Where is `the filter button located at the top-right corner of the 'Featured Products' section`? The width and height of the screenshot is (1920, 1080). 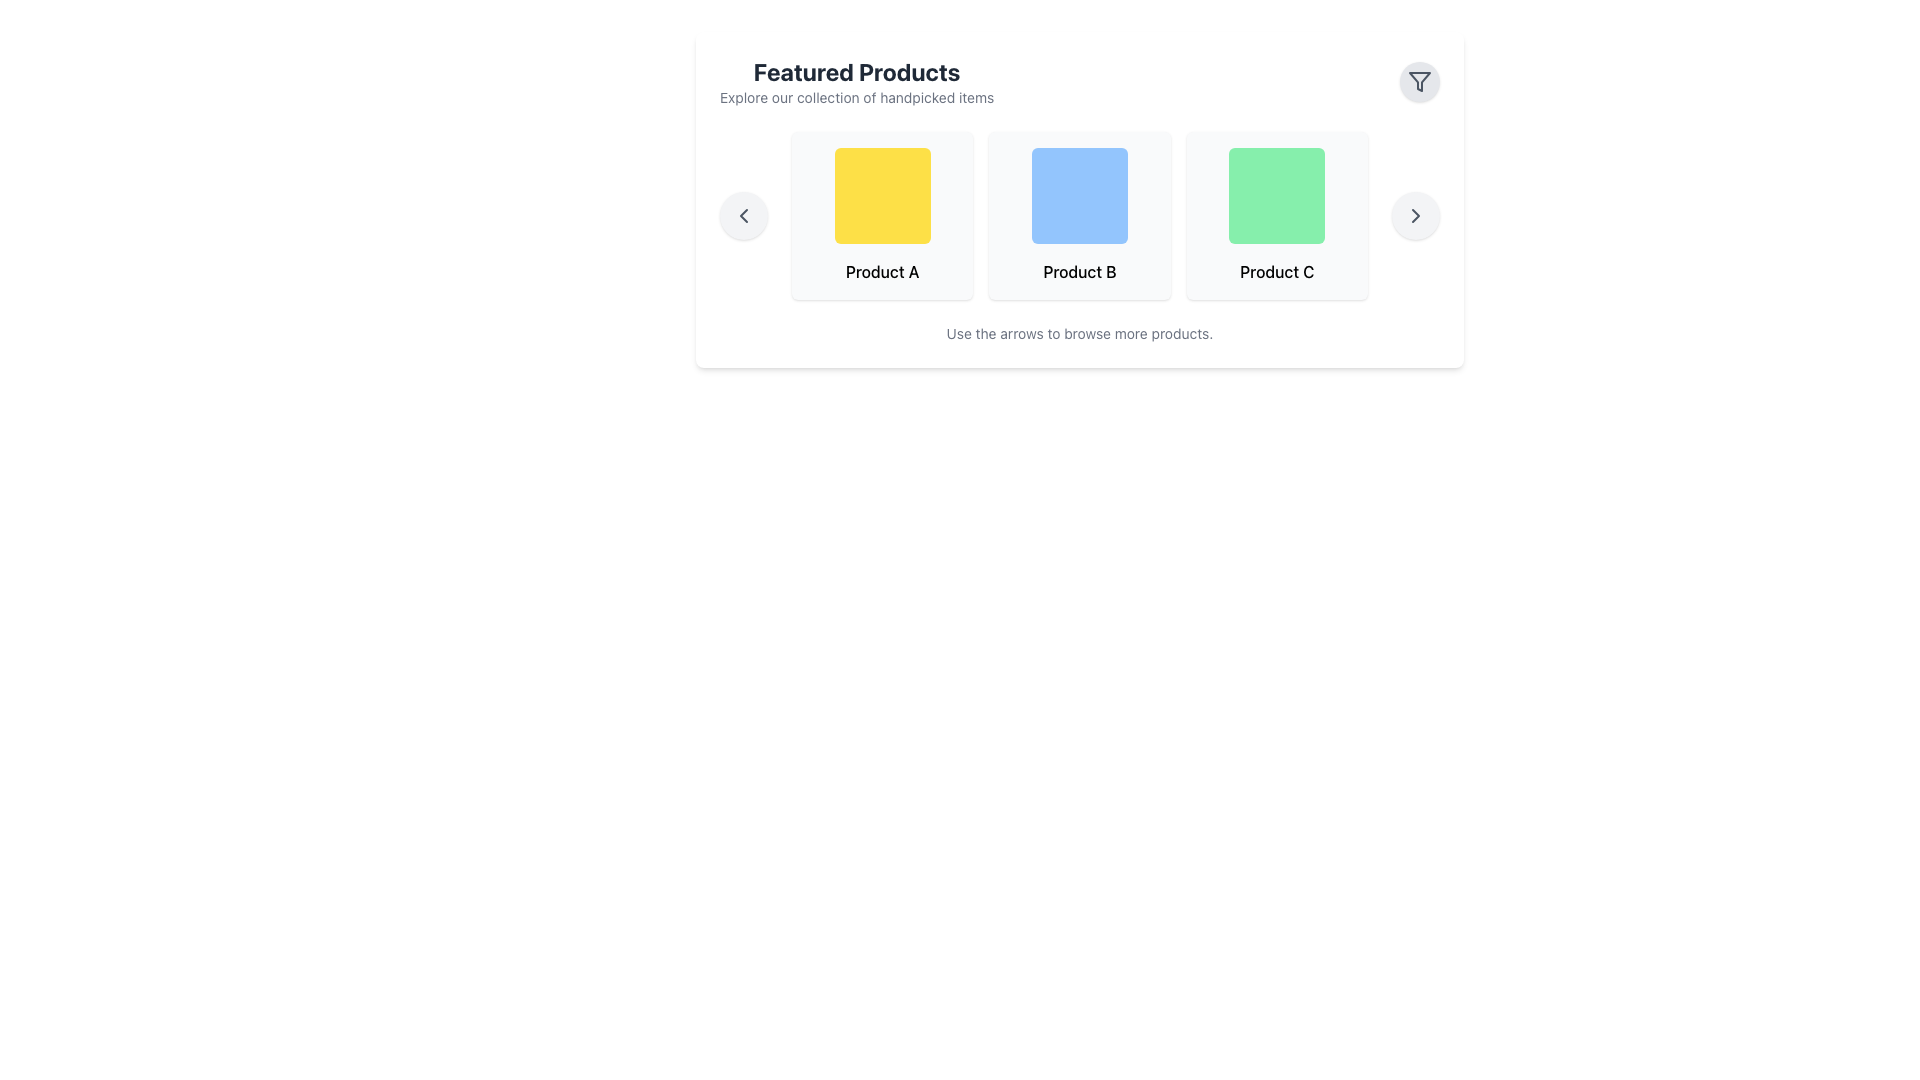
the filter button located at the top-right corner of the 'Featured Products' section is located at coordinates (1419, 80).